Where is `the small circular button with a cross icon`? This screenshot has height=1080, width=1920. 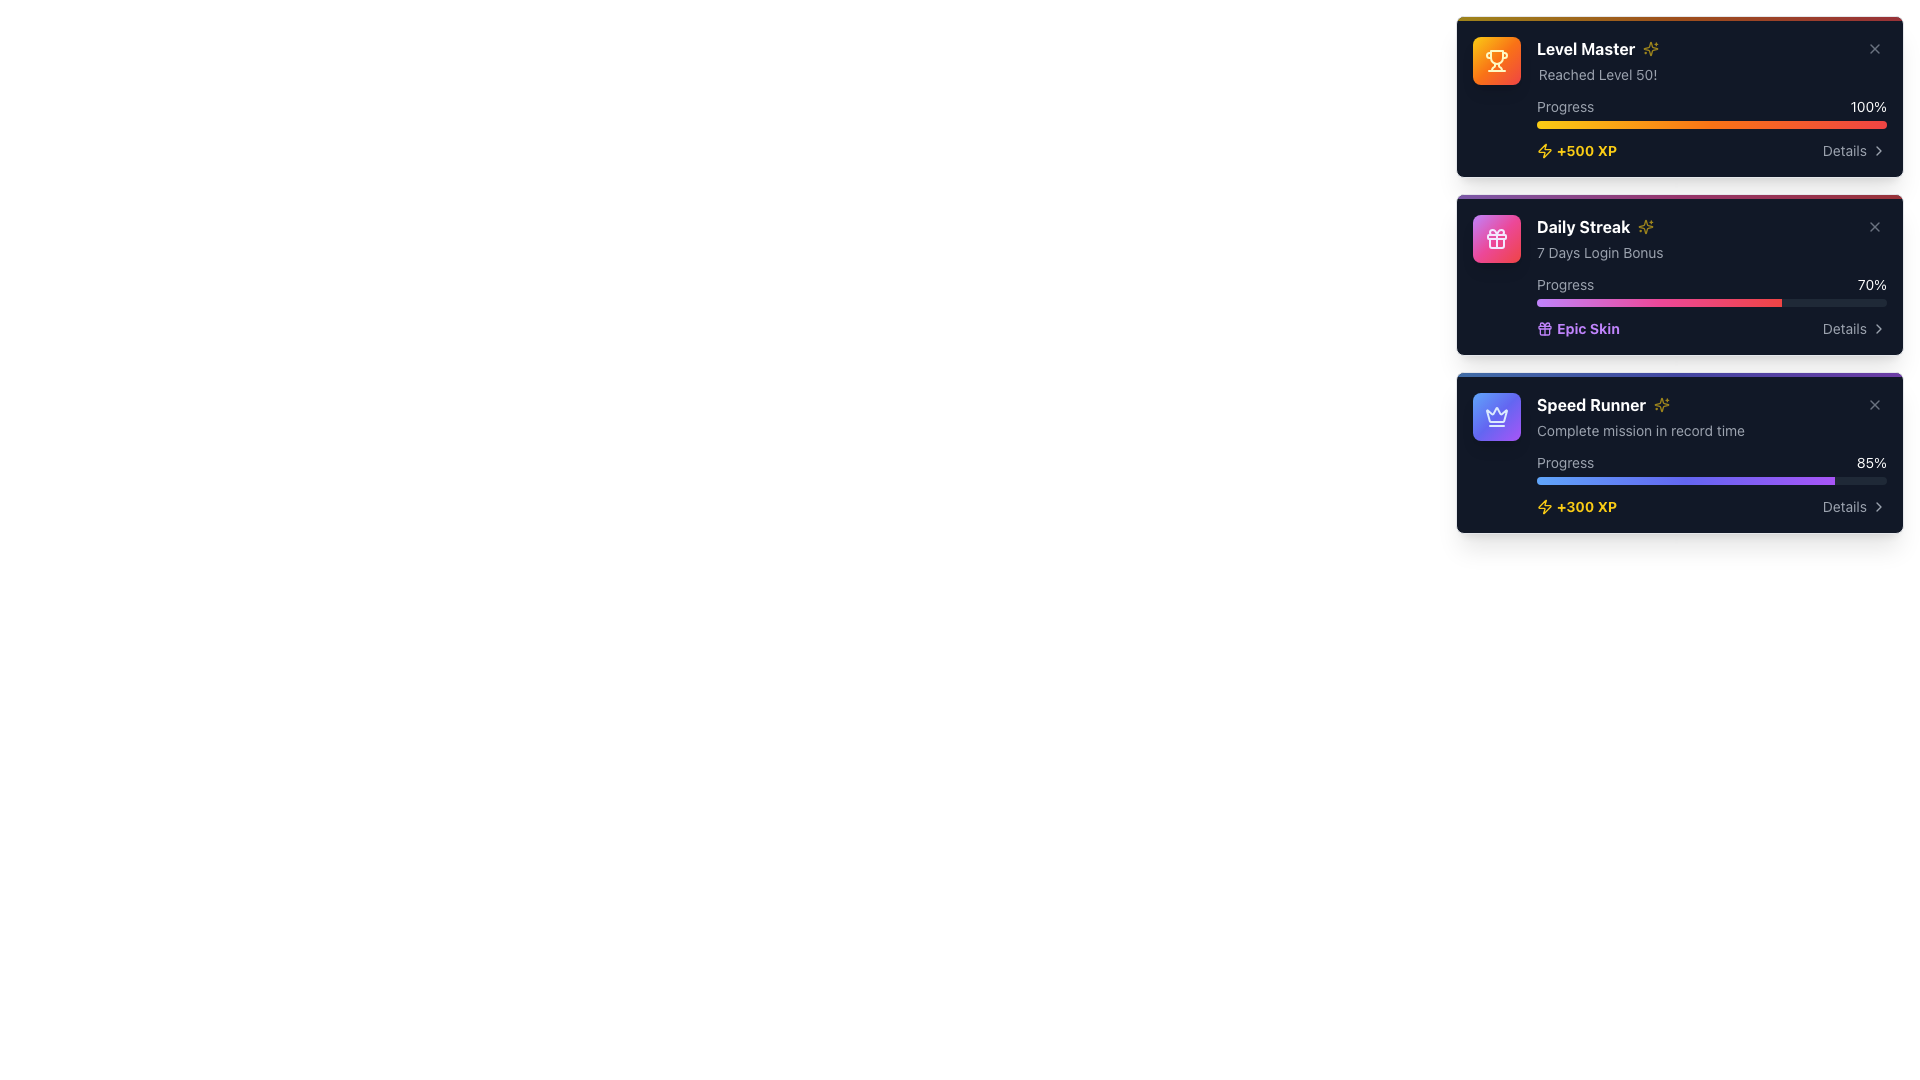 the small circular button with a cross icon is located at coordinates (1874, 48).